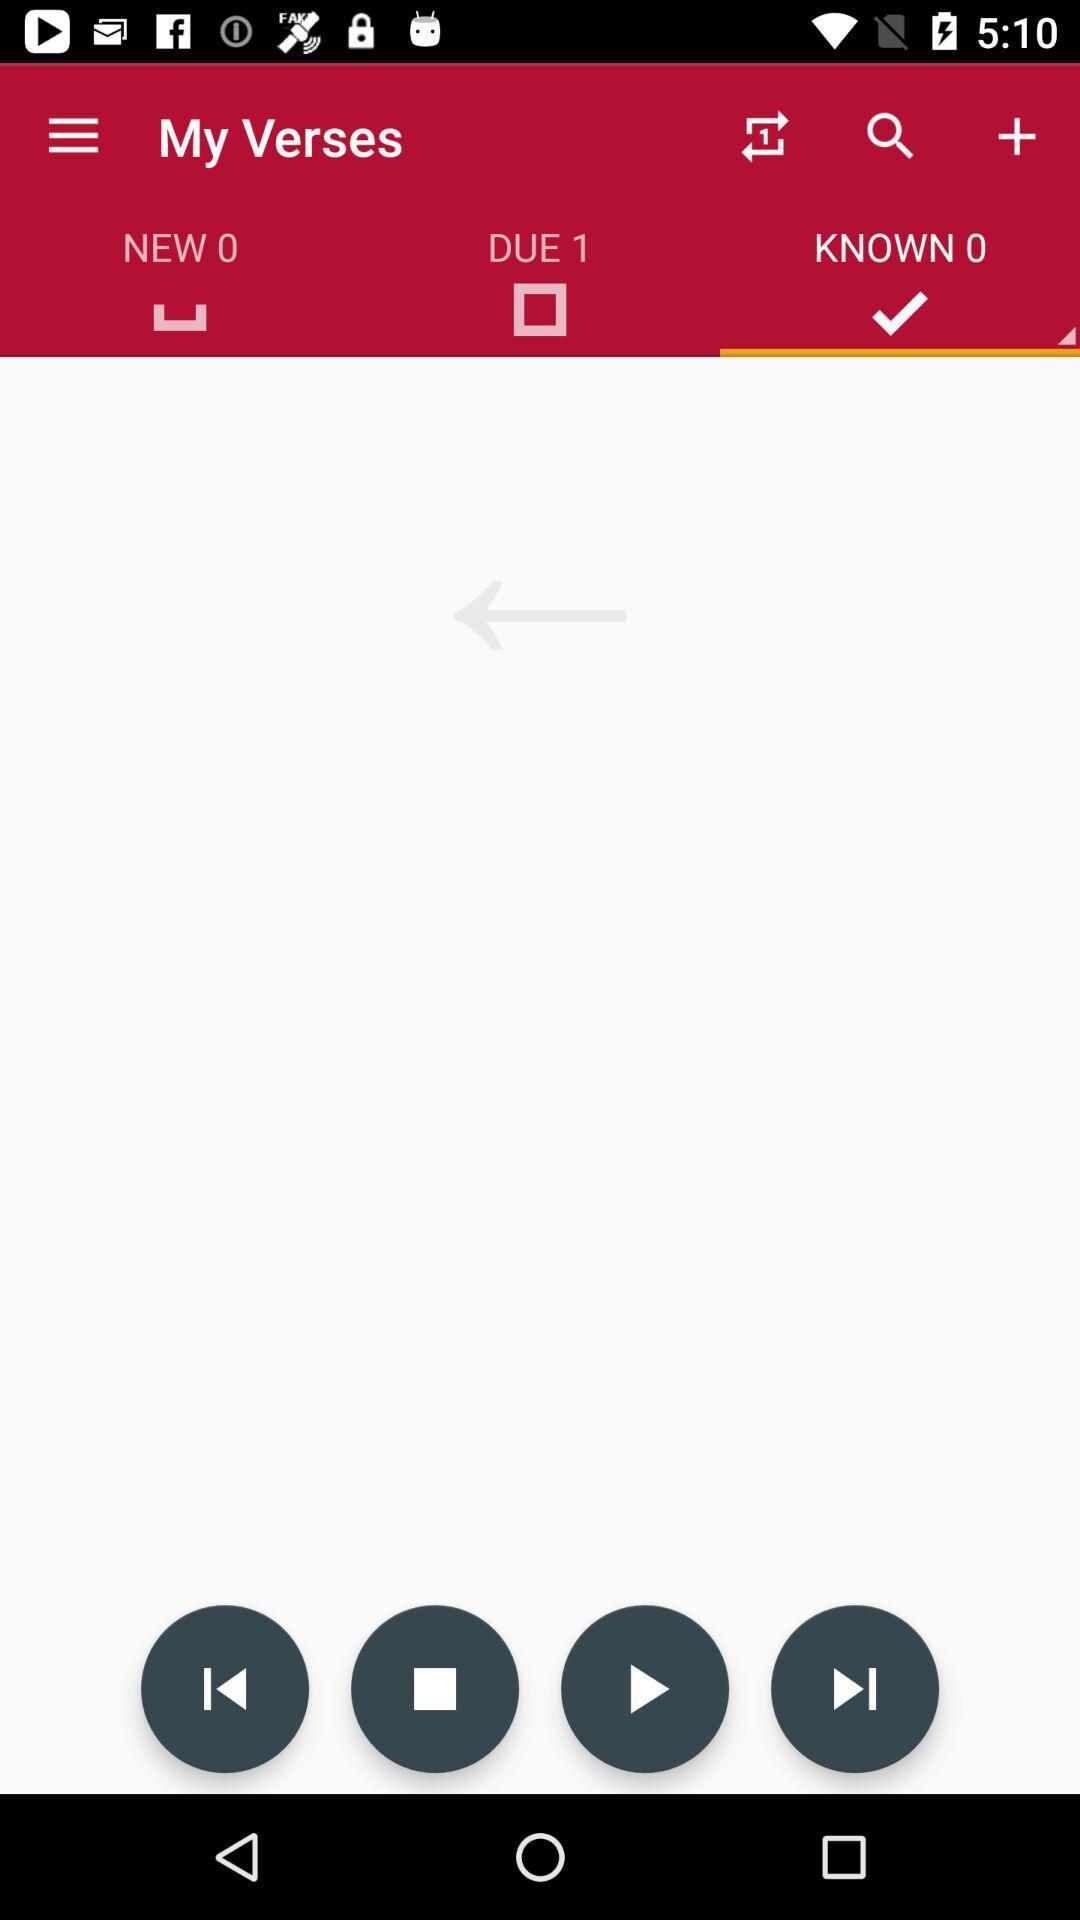  I want to click on icon below due 1, so click(540, 316).